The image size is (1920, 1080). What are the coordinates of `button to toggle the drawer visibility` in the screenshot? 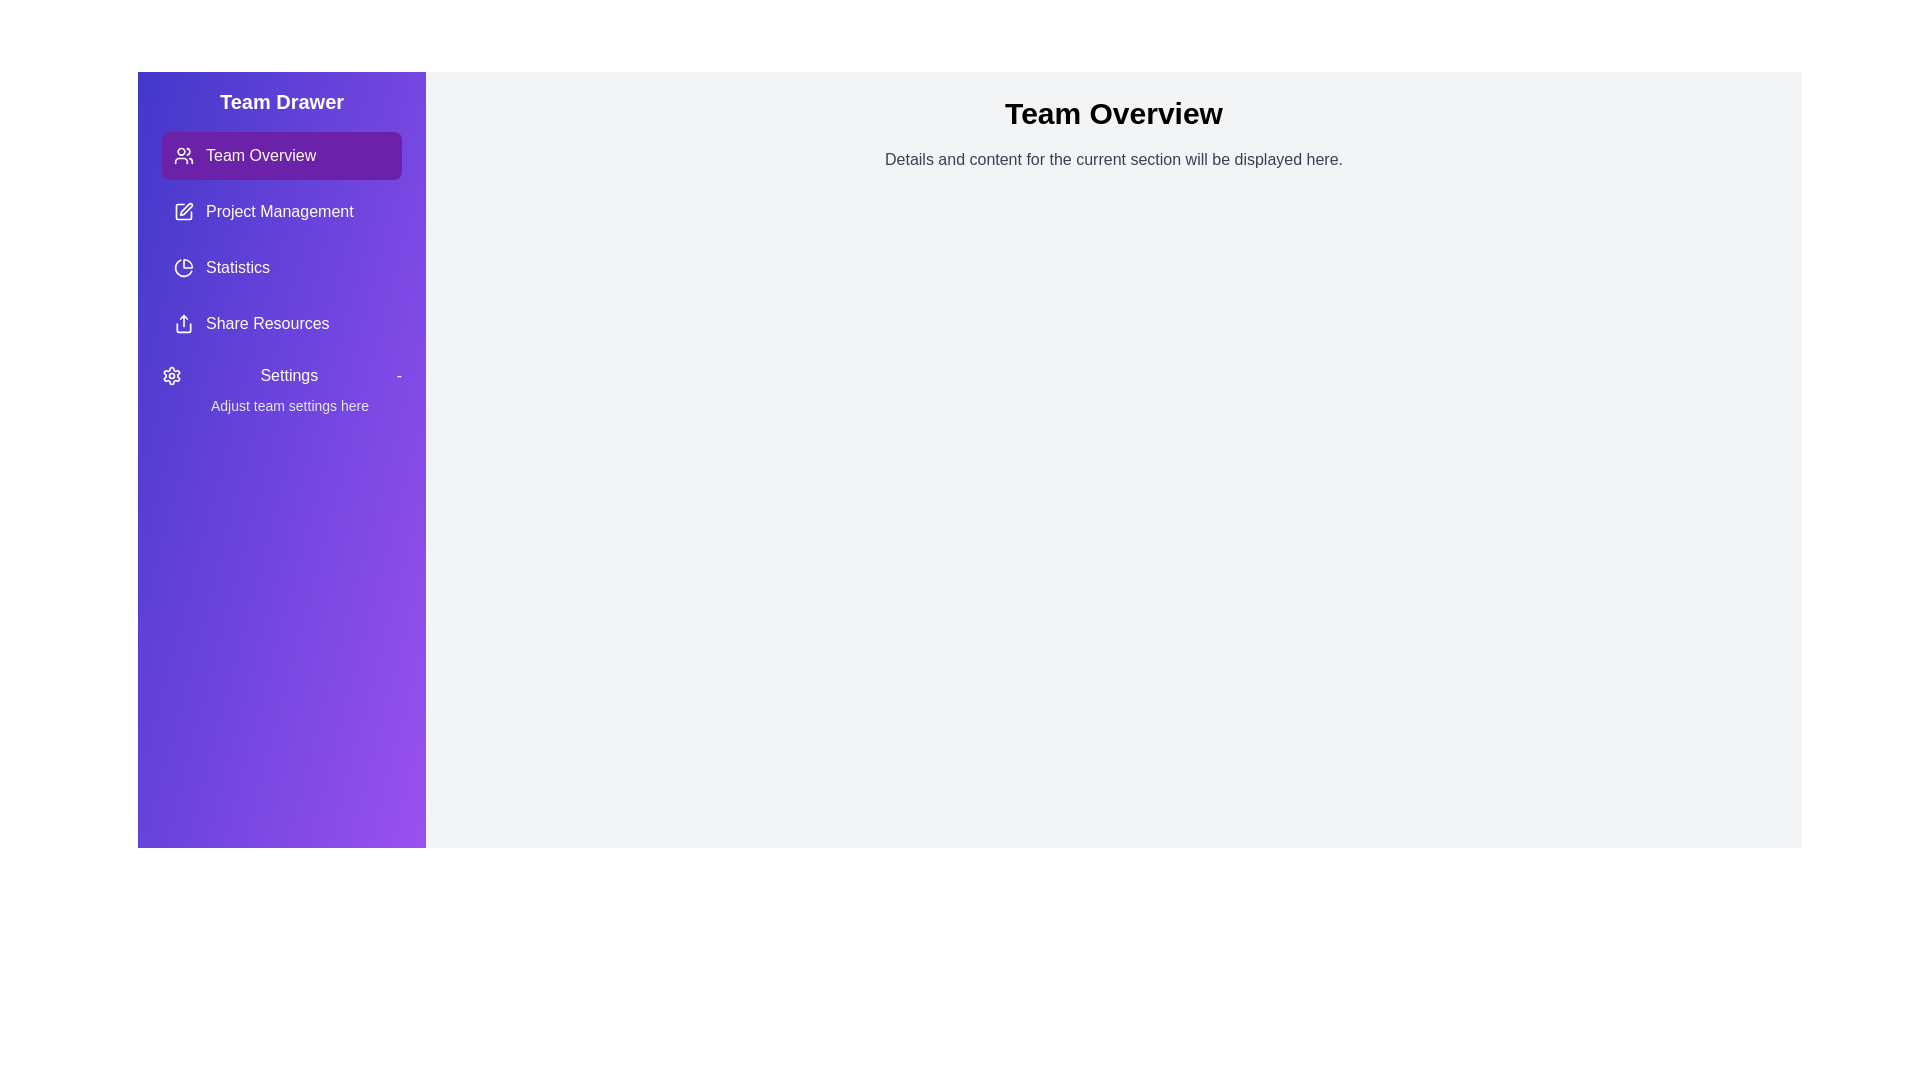 It's located at (425, 71).